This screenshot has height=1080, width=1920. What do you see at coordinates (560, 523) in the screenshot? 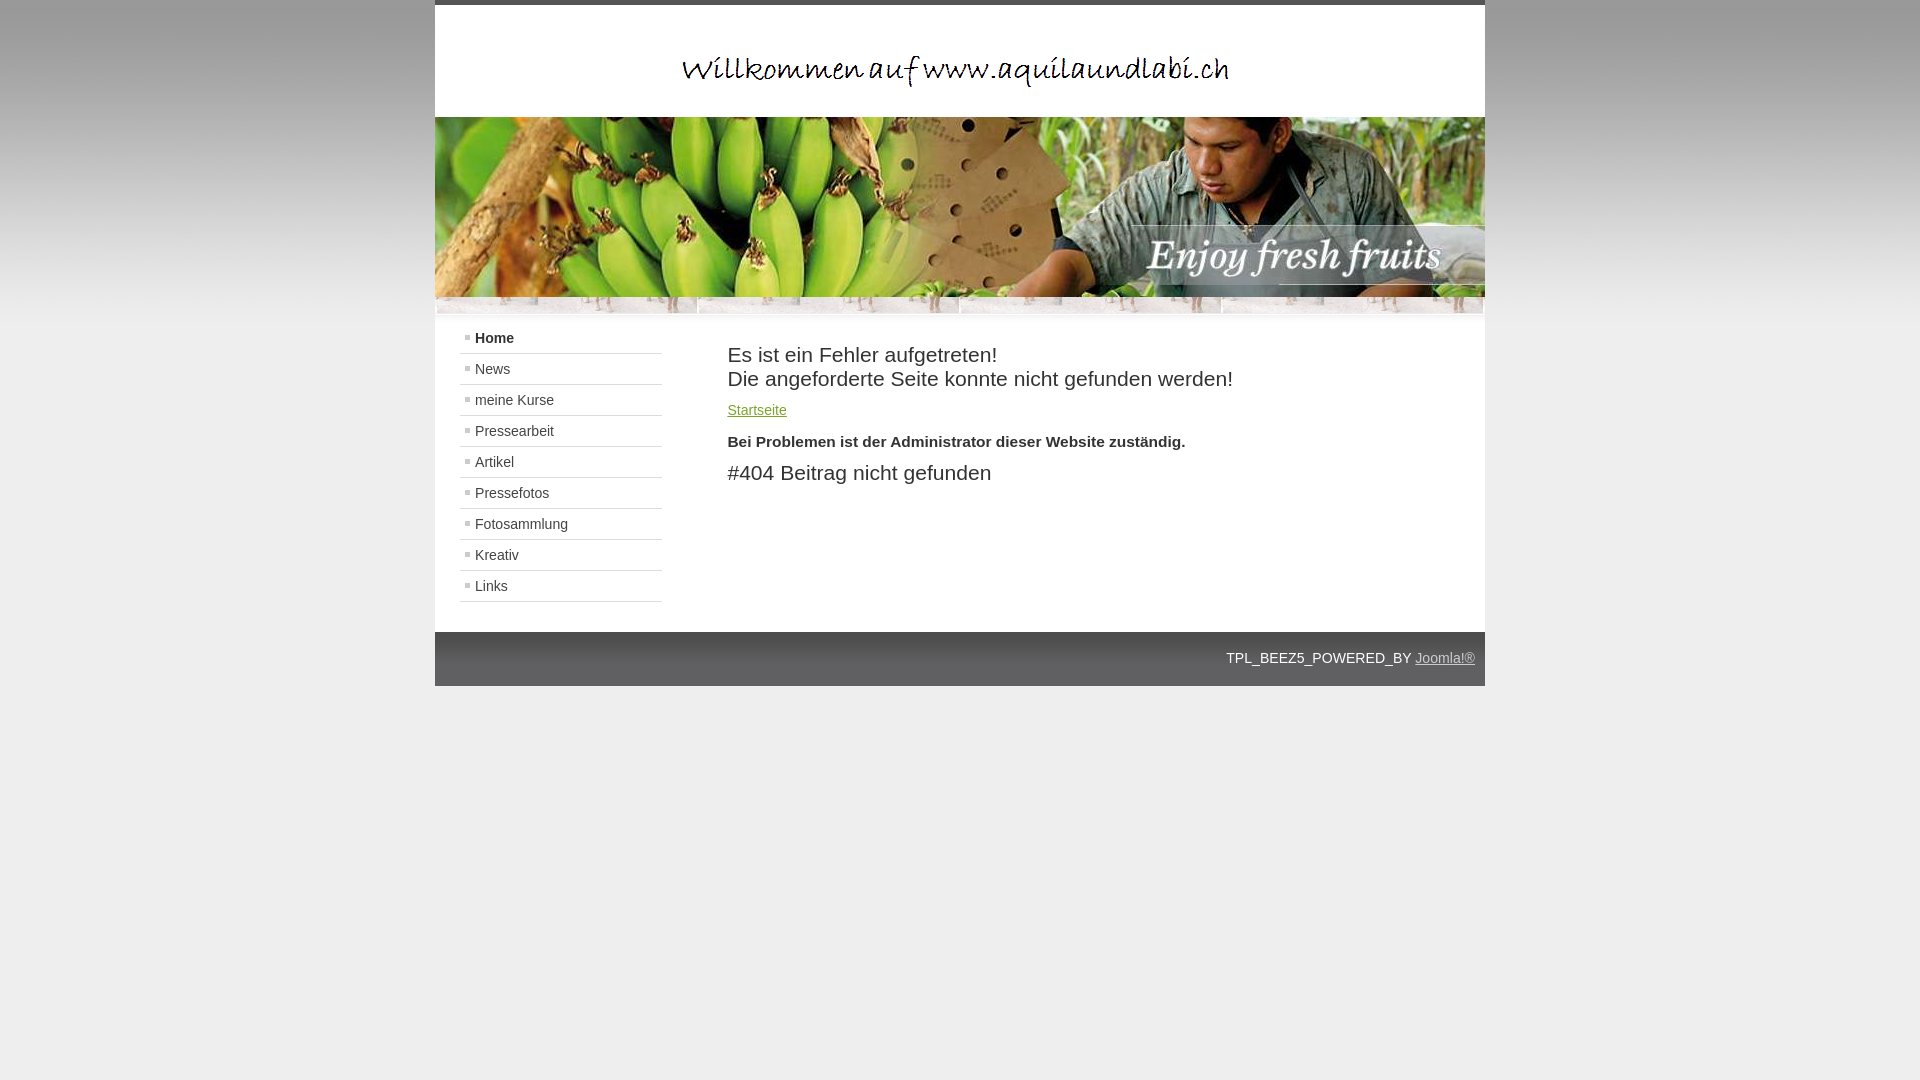
I see `'Fotosammlung'` at bounding box center [560, 523].